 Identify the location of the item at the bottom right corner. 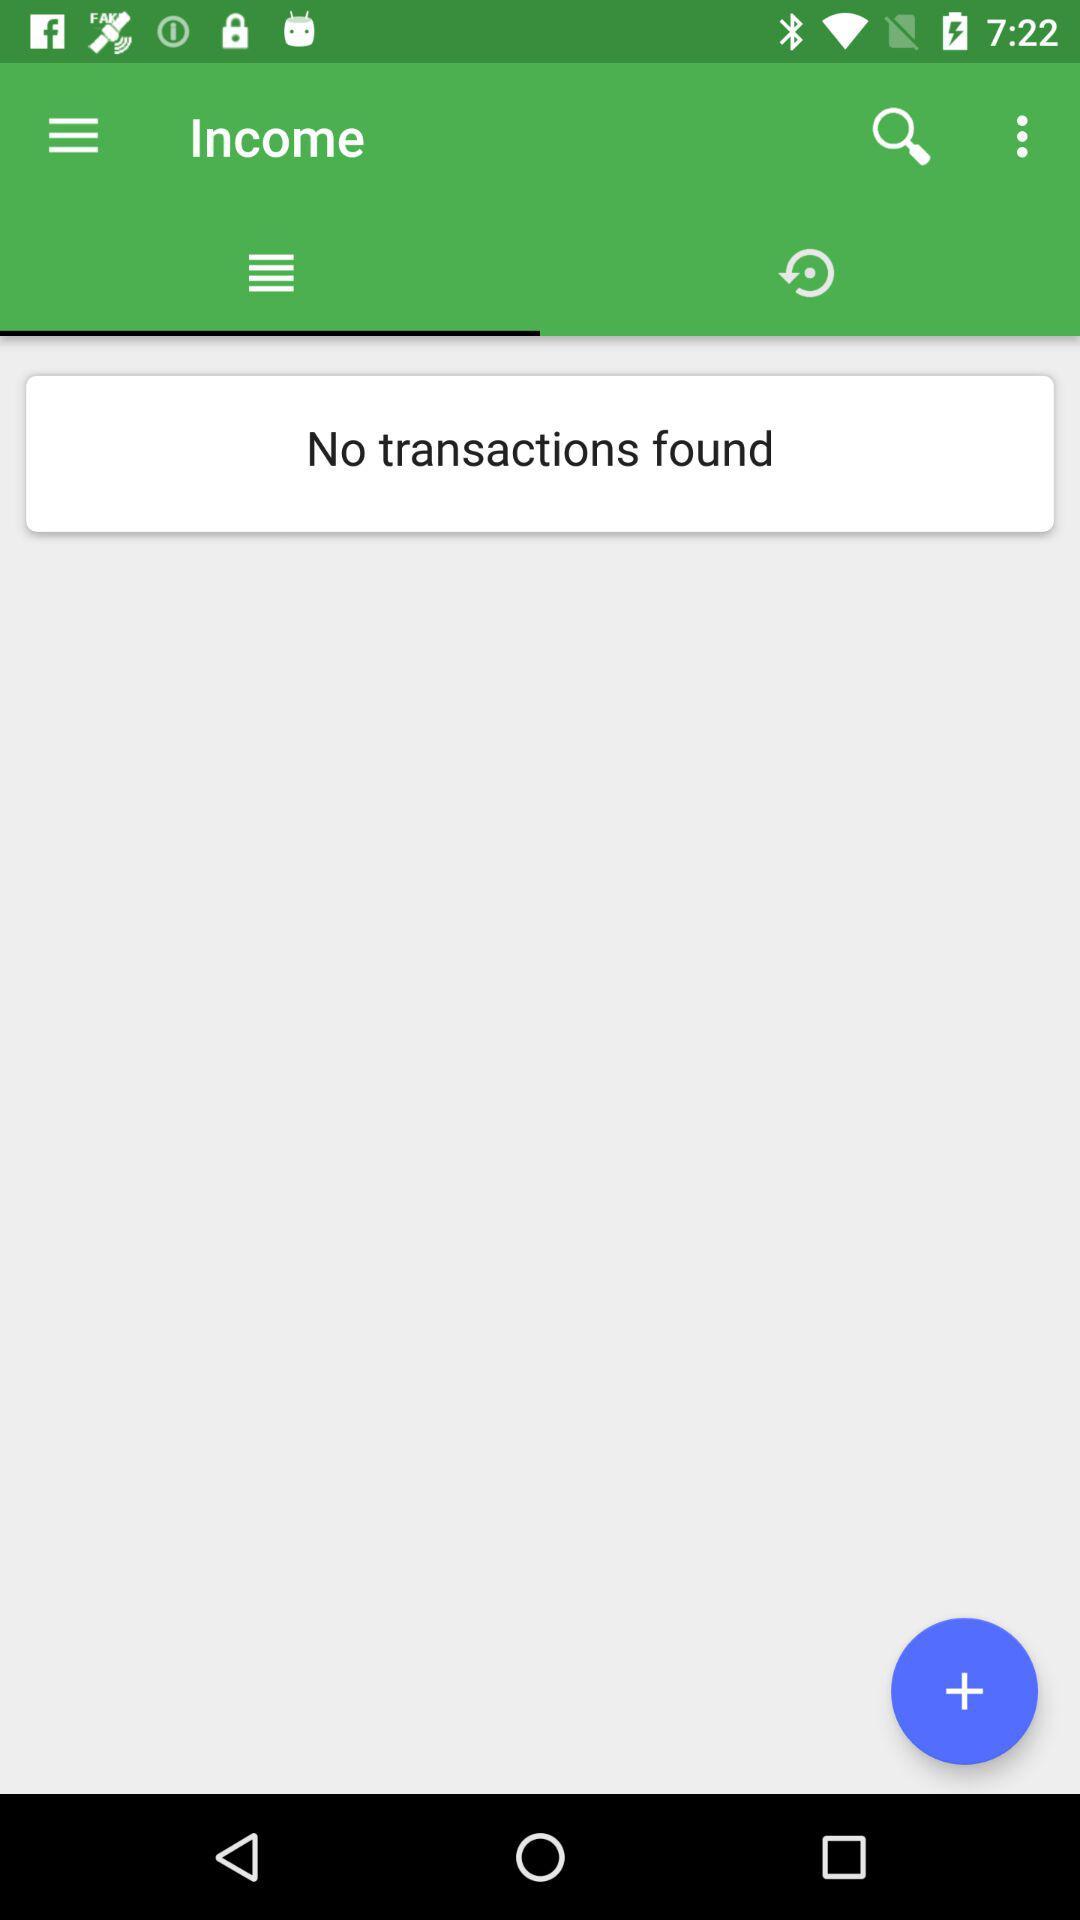
(963, 1690).